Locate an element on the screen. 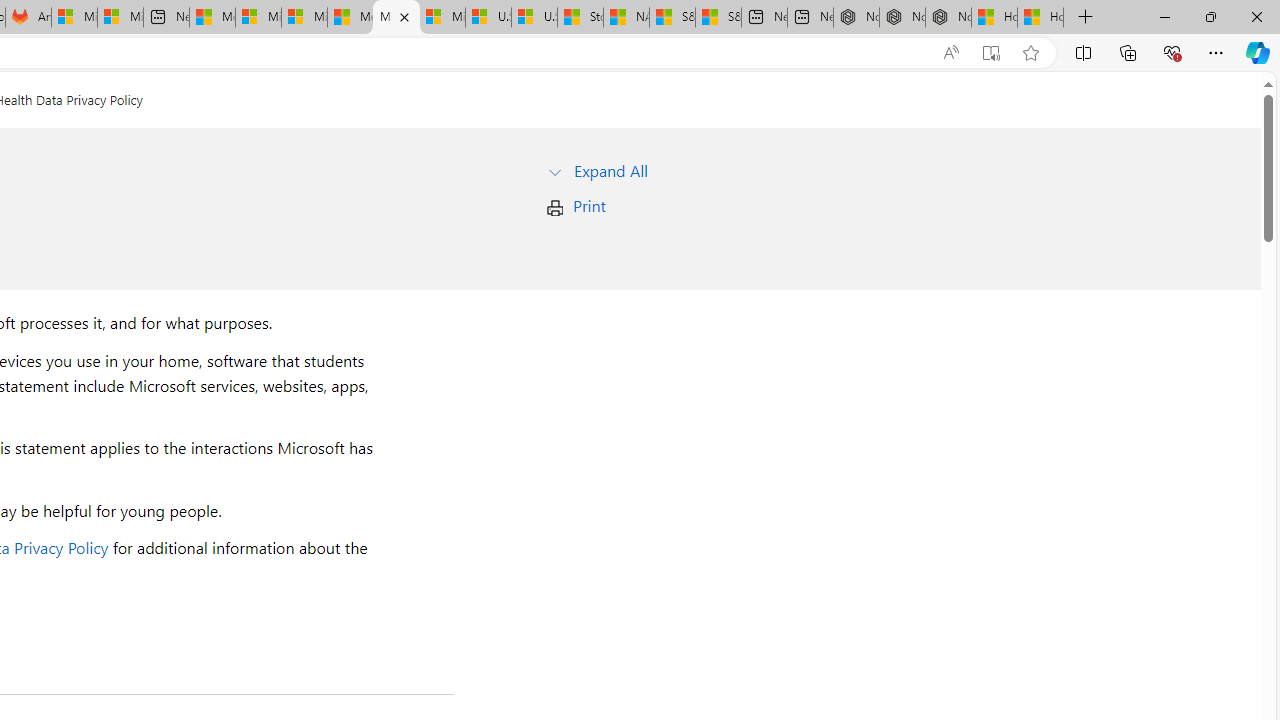 This screenshot has height=720, width=1280. 'Restore' is located at coordinates (1209, 16).